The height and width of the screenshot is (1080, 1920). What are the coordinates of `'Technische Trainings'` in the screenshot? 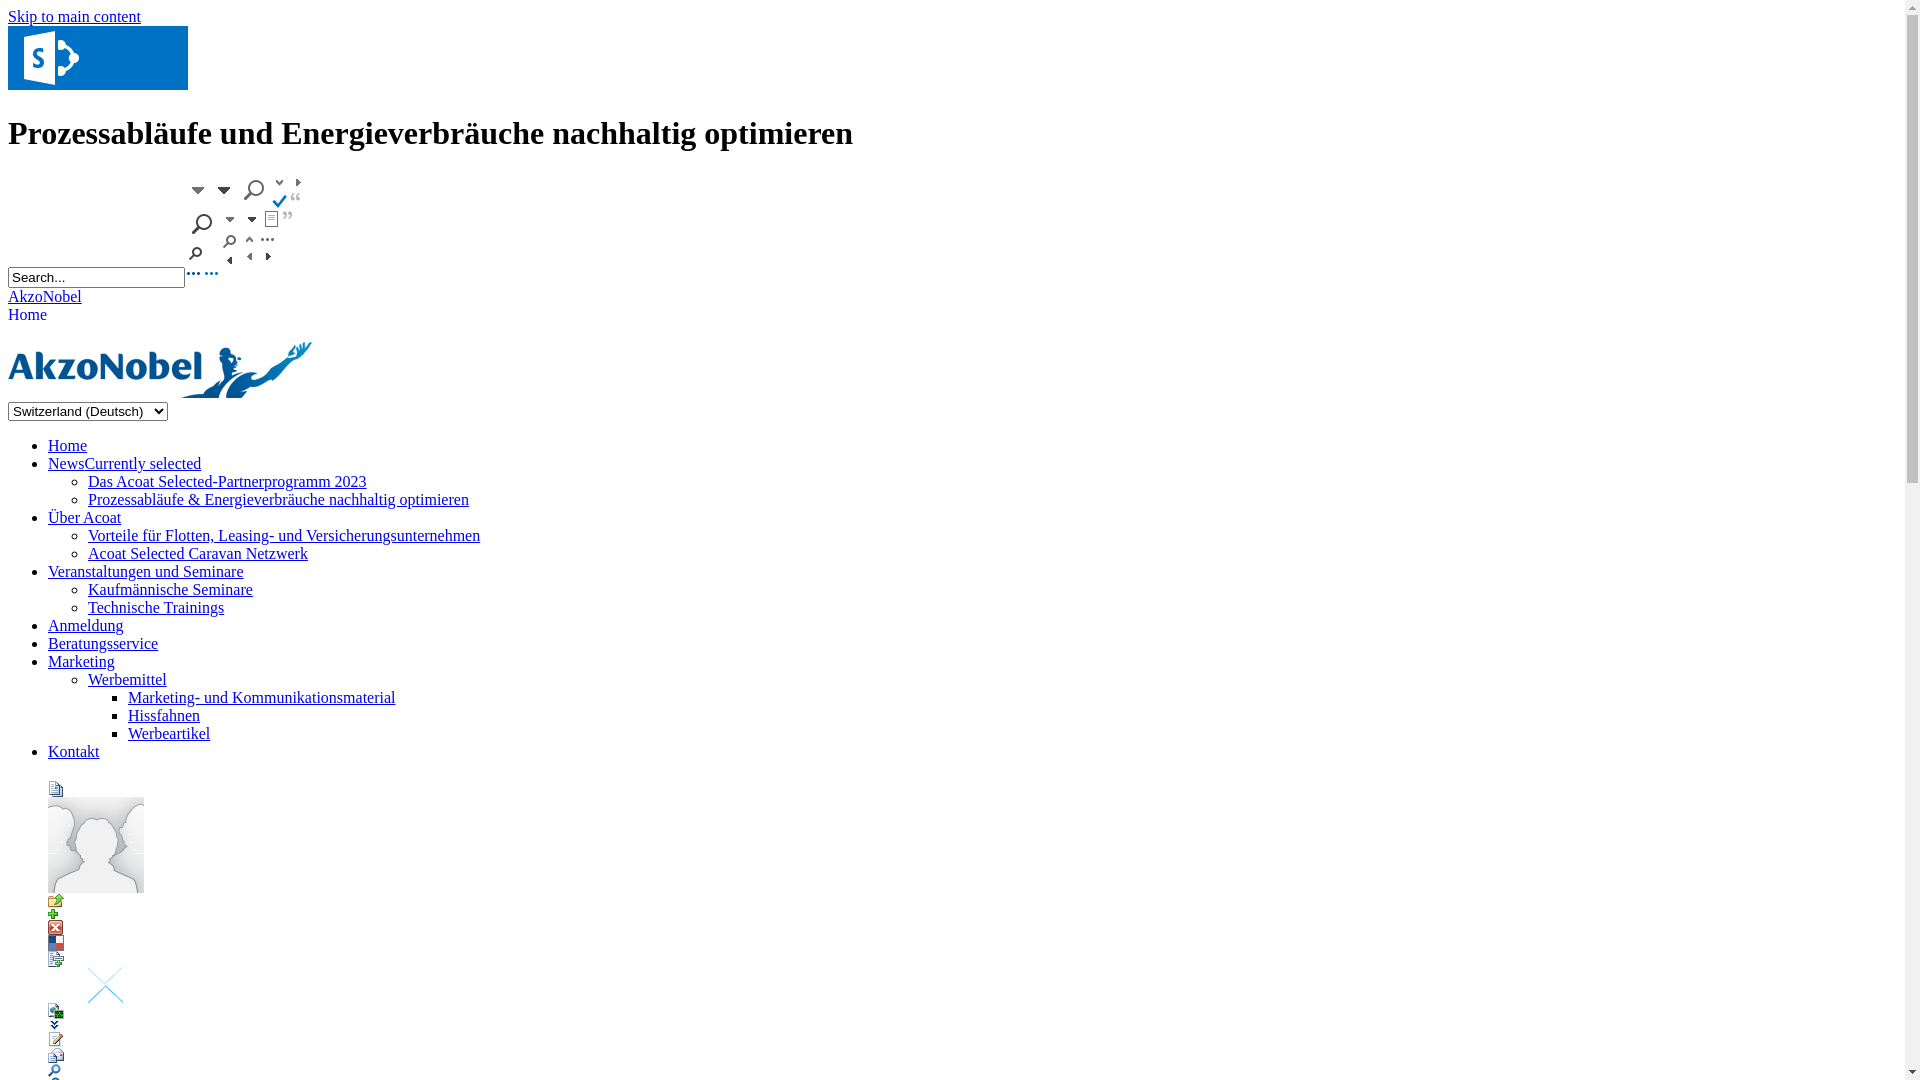 It's located at (155, 606).